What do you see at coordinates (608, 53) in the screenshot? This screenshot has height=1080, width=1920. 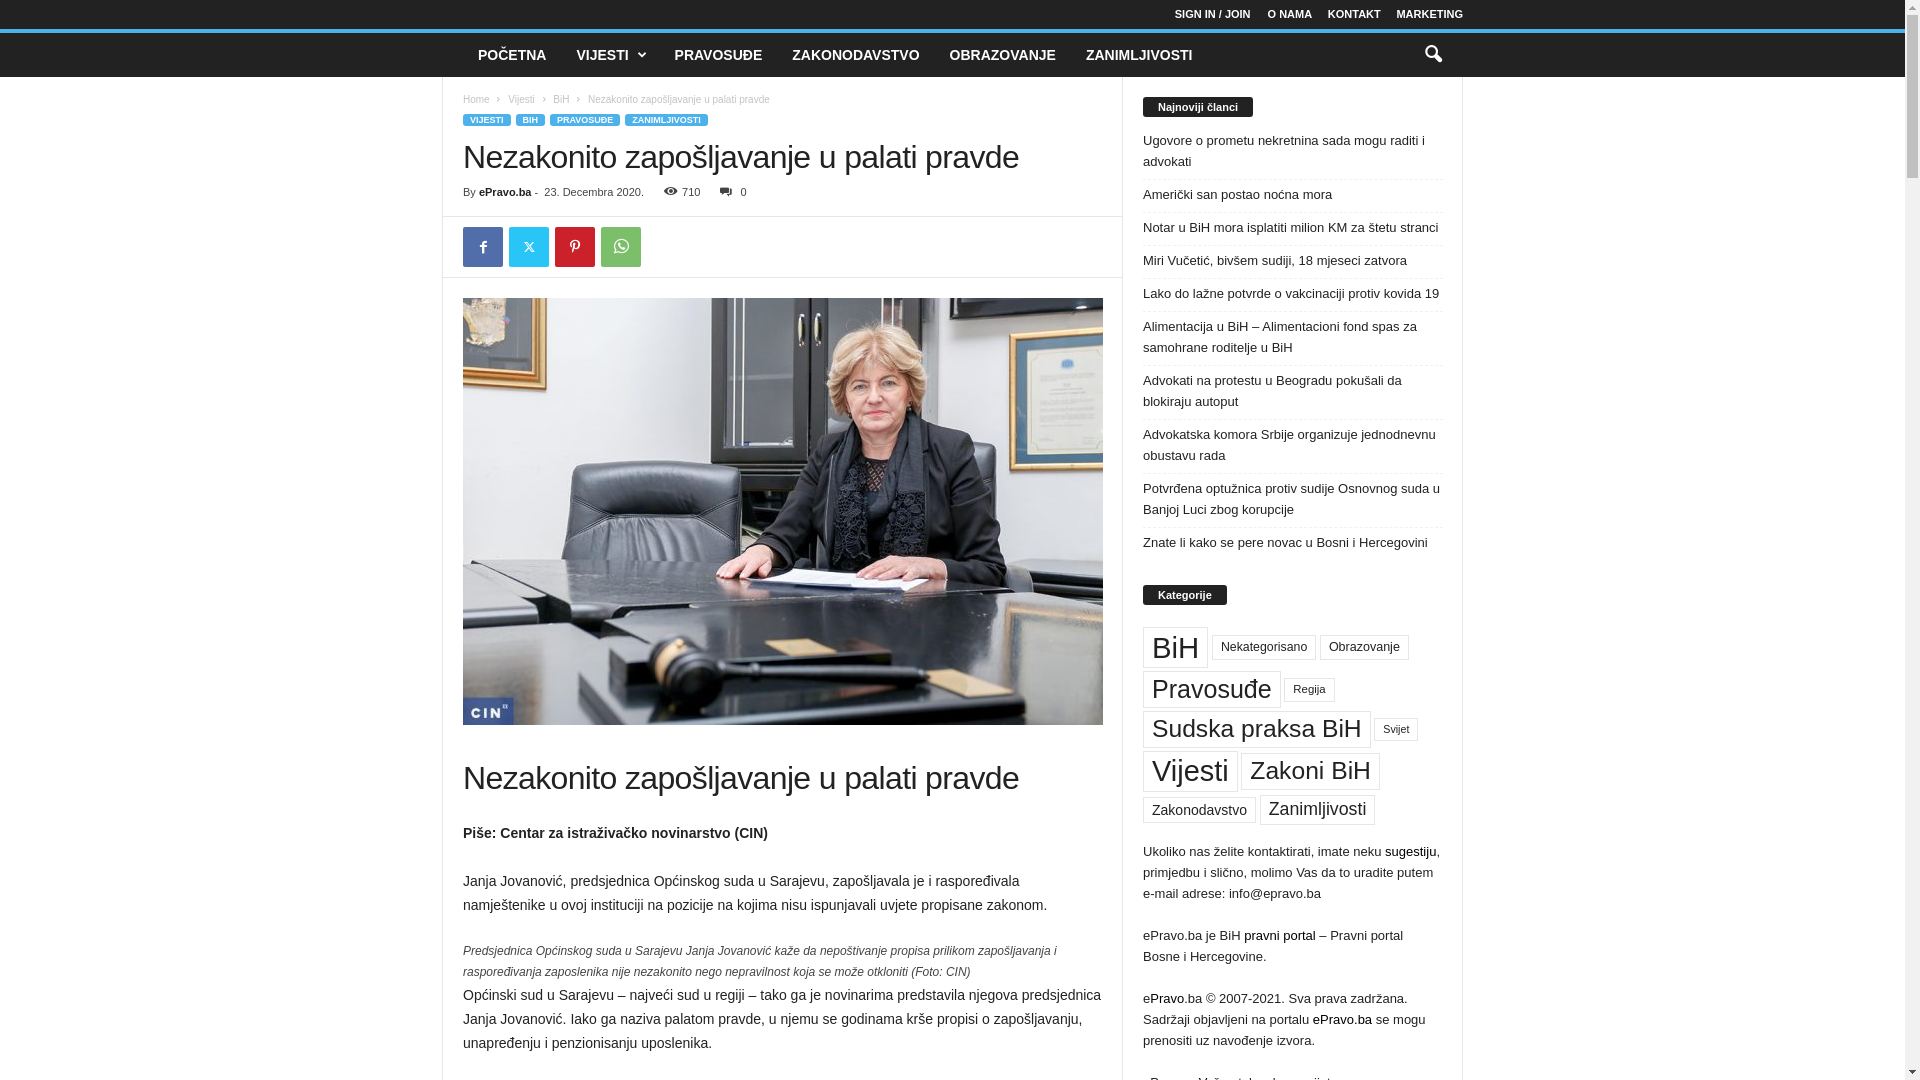 I see `'VIJESTI'` at bounding box center [608, 53].